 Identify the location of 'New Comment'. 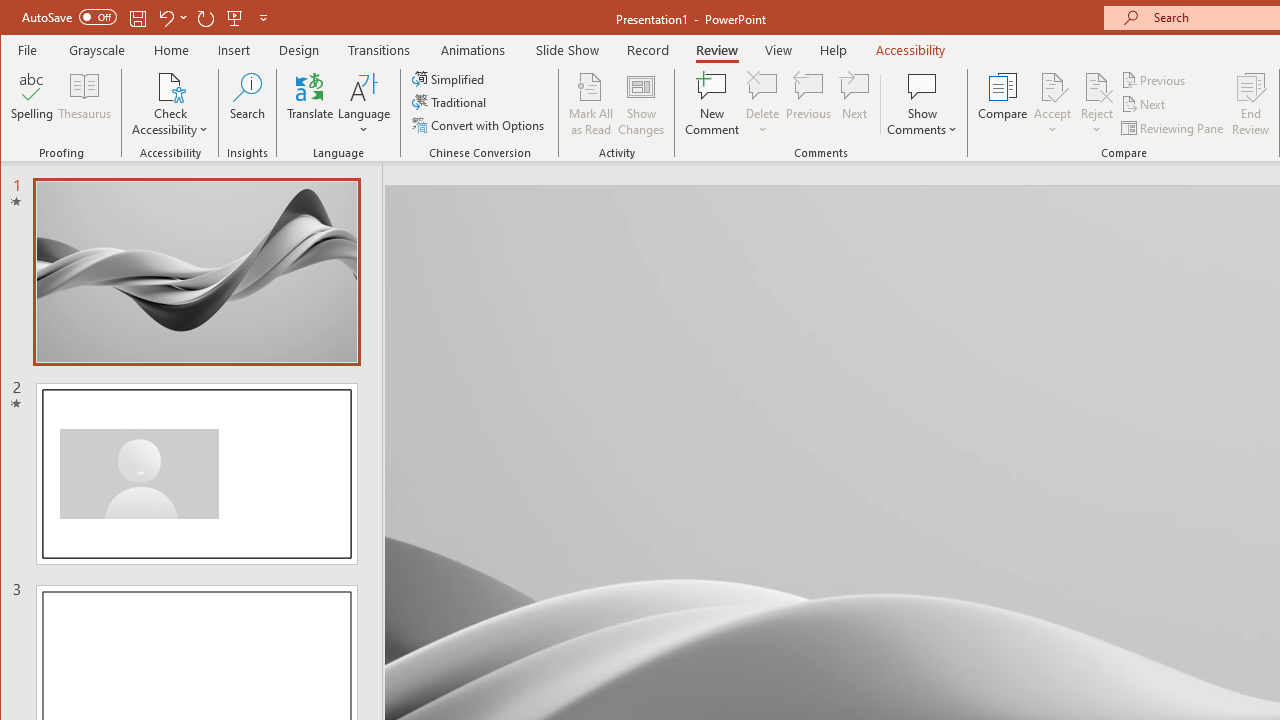
(712, 104).